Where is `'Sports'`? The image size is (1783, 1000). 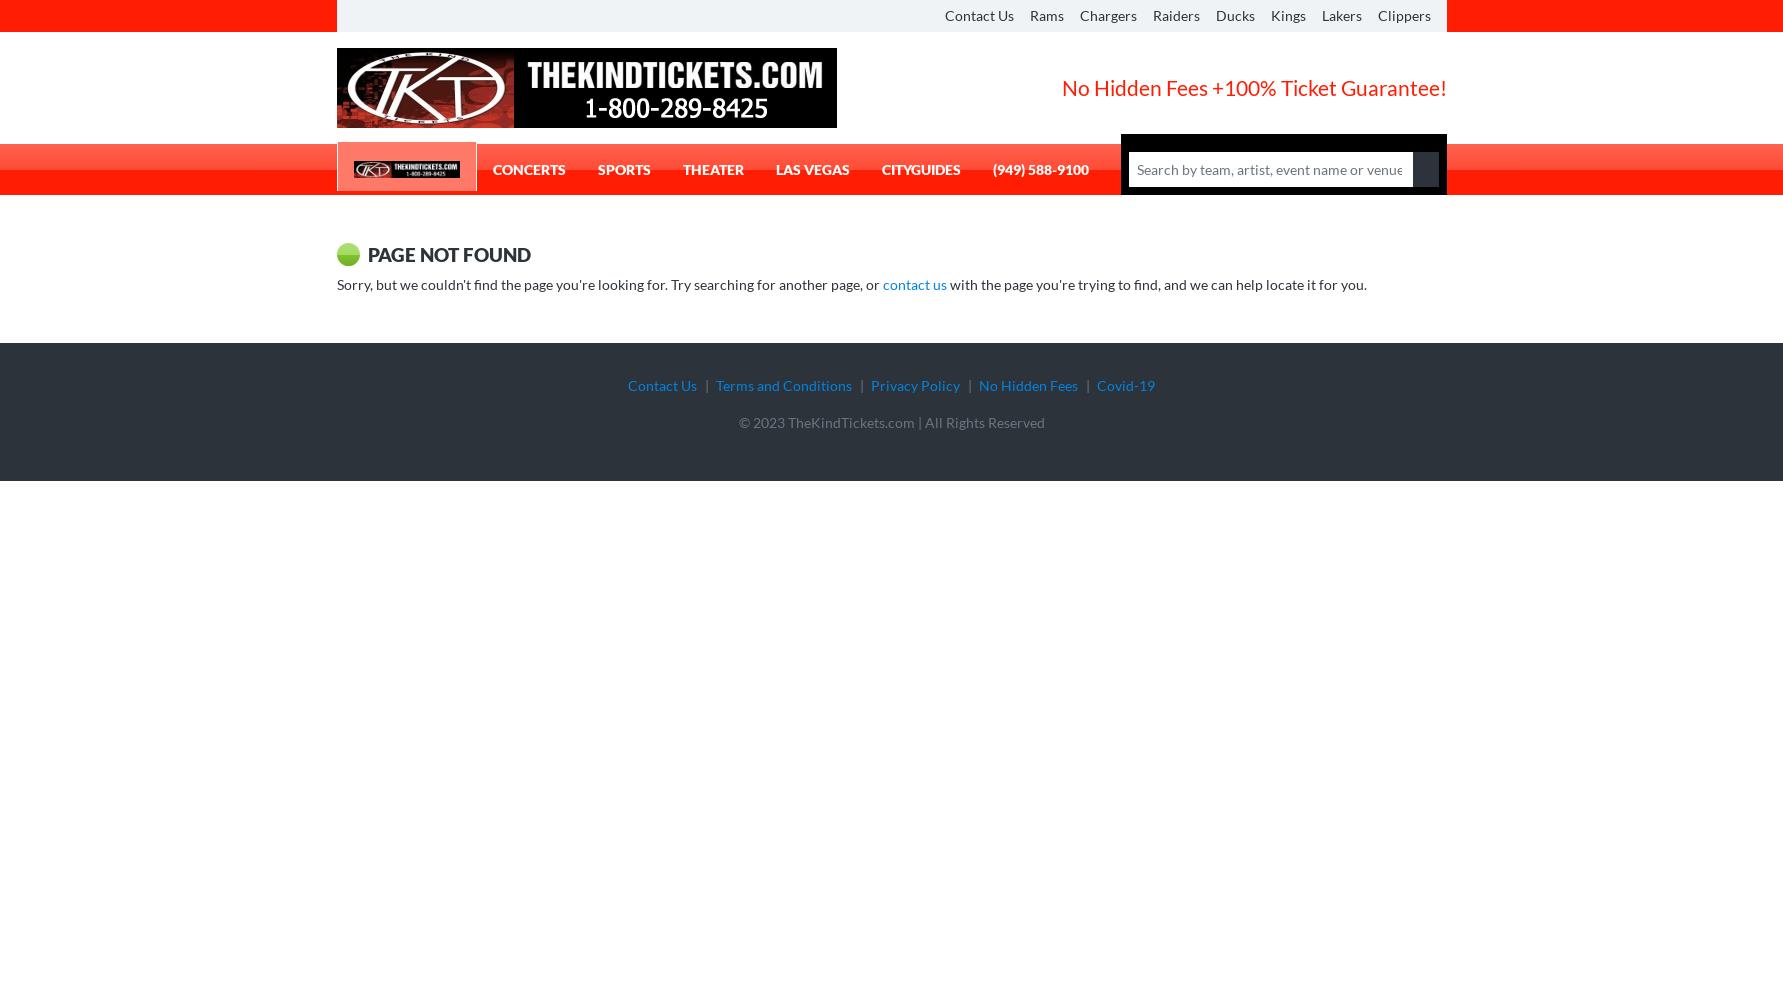
'Sports' is located at coordinates (623, 168).